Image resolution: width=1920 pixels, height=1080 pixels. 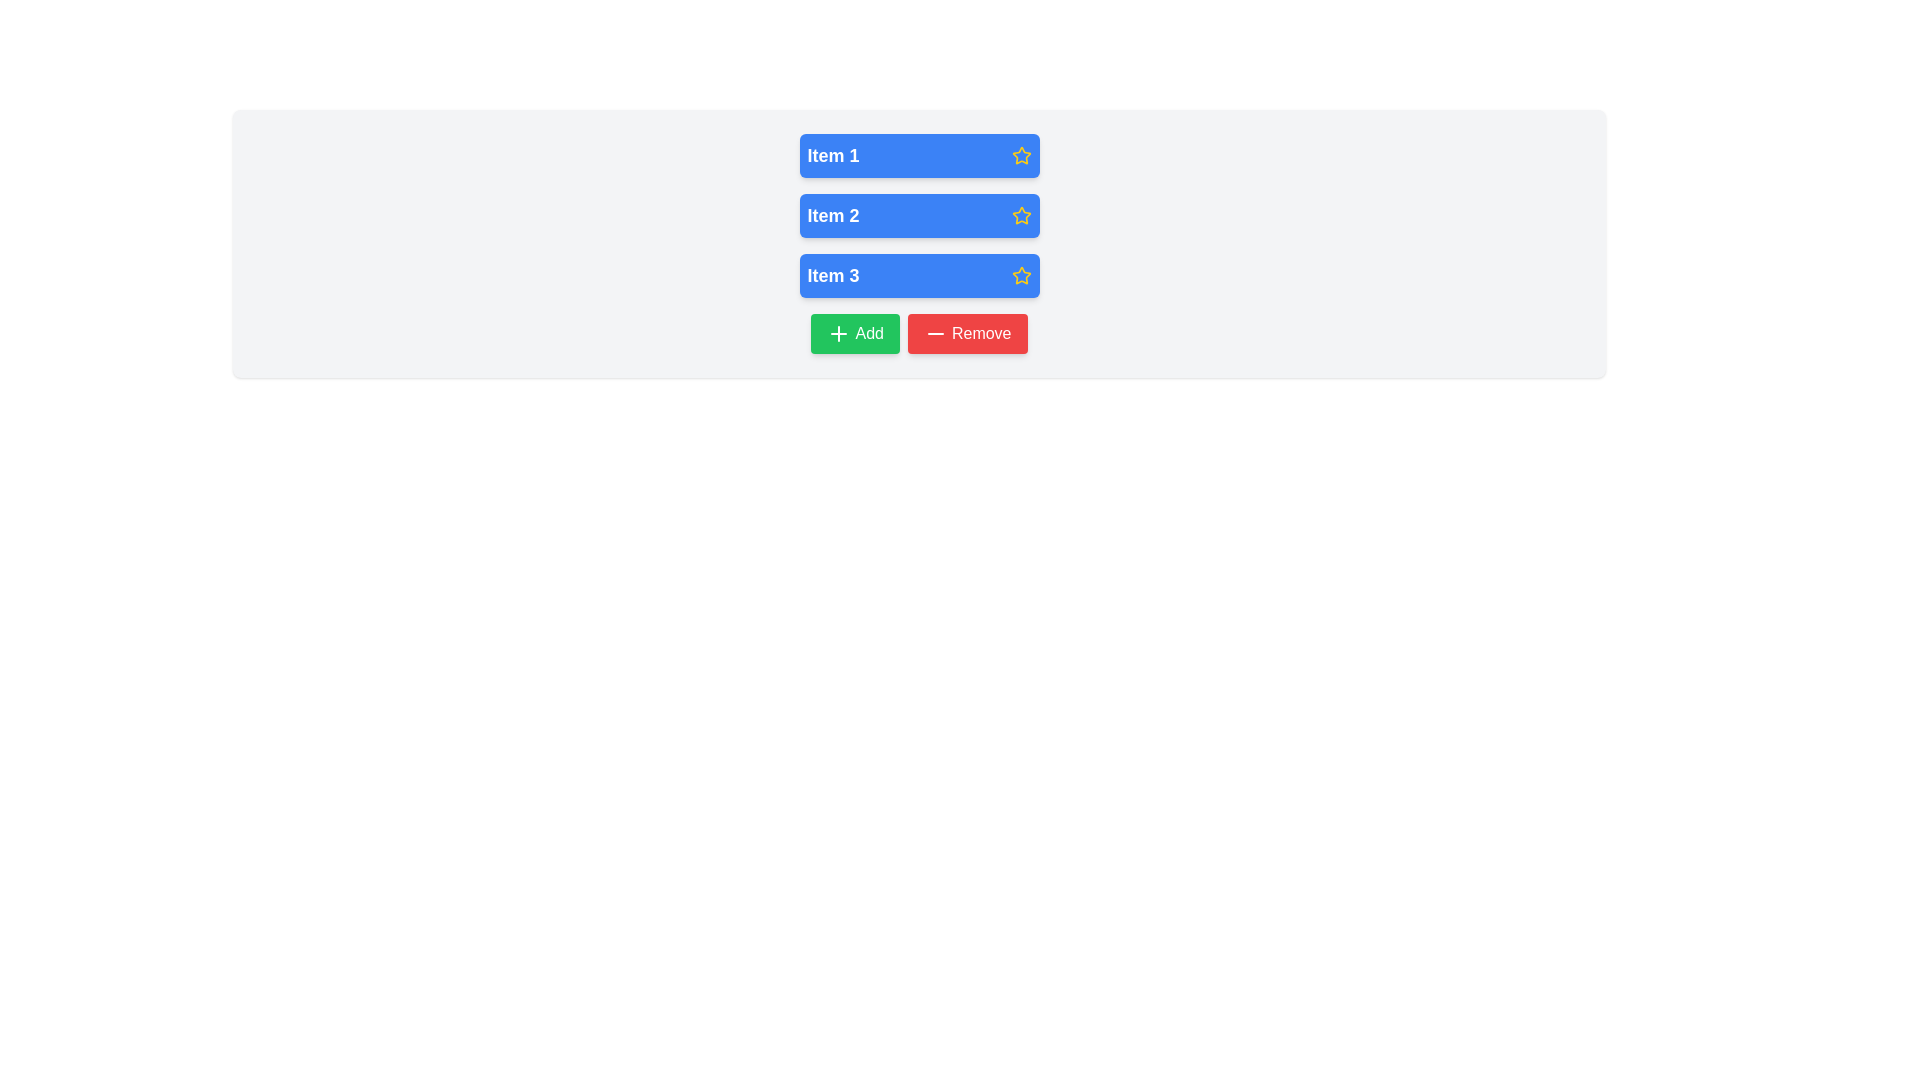 I want to click on the star icon located at the upper right corner of 'Item 1' in the list, so click(x=1021, y=154).